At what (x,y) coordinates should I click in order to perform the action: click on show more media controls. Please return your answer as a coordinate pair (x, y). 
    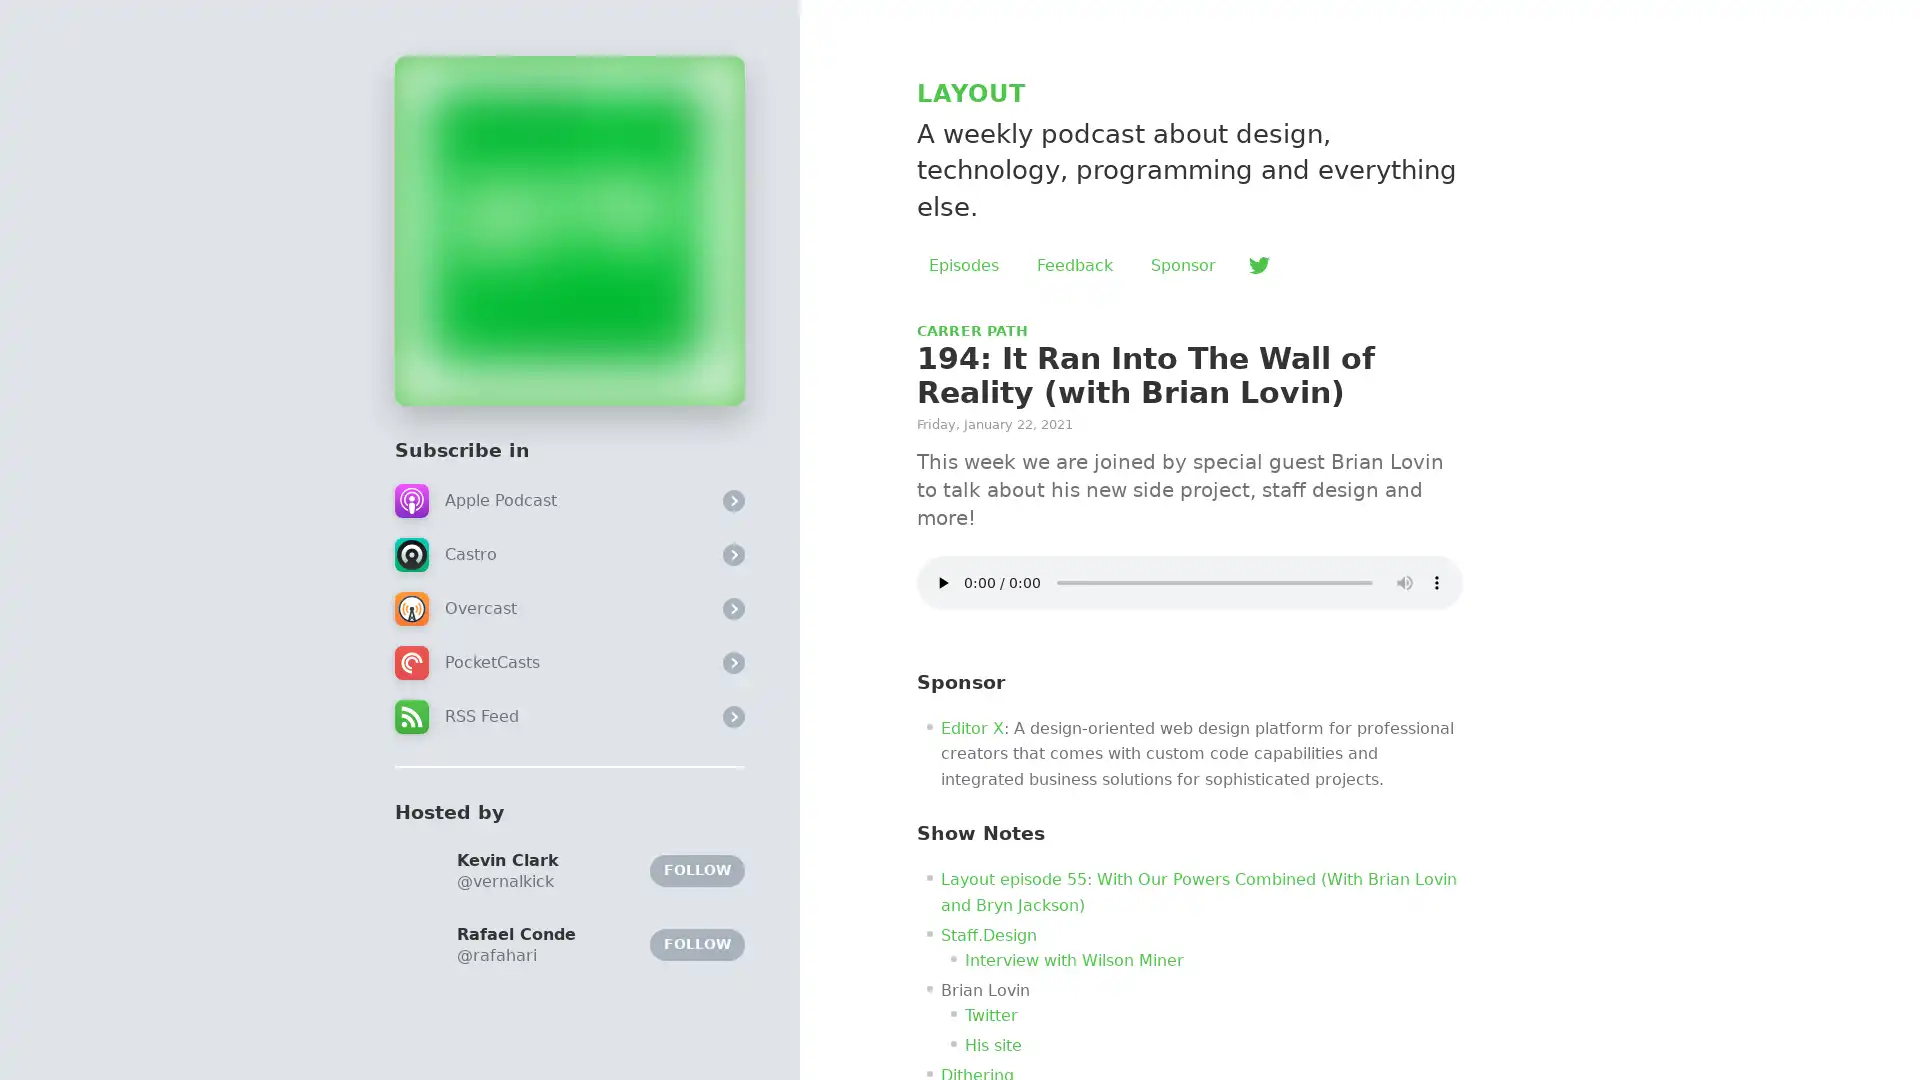
    Looking at the image, I should click on (1435, 582).